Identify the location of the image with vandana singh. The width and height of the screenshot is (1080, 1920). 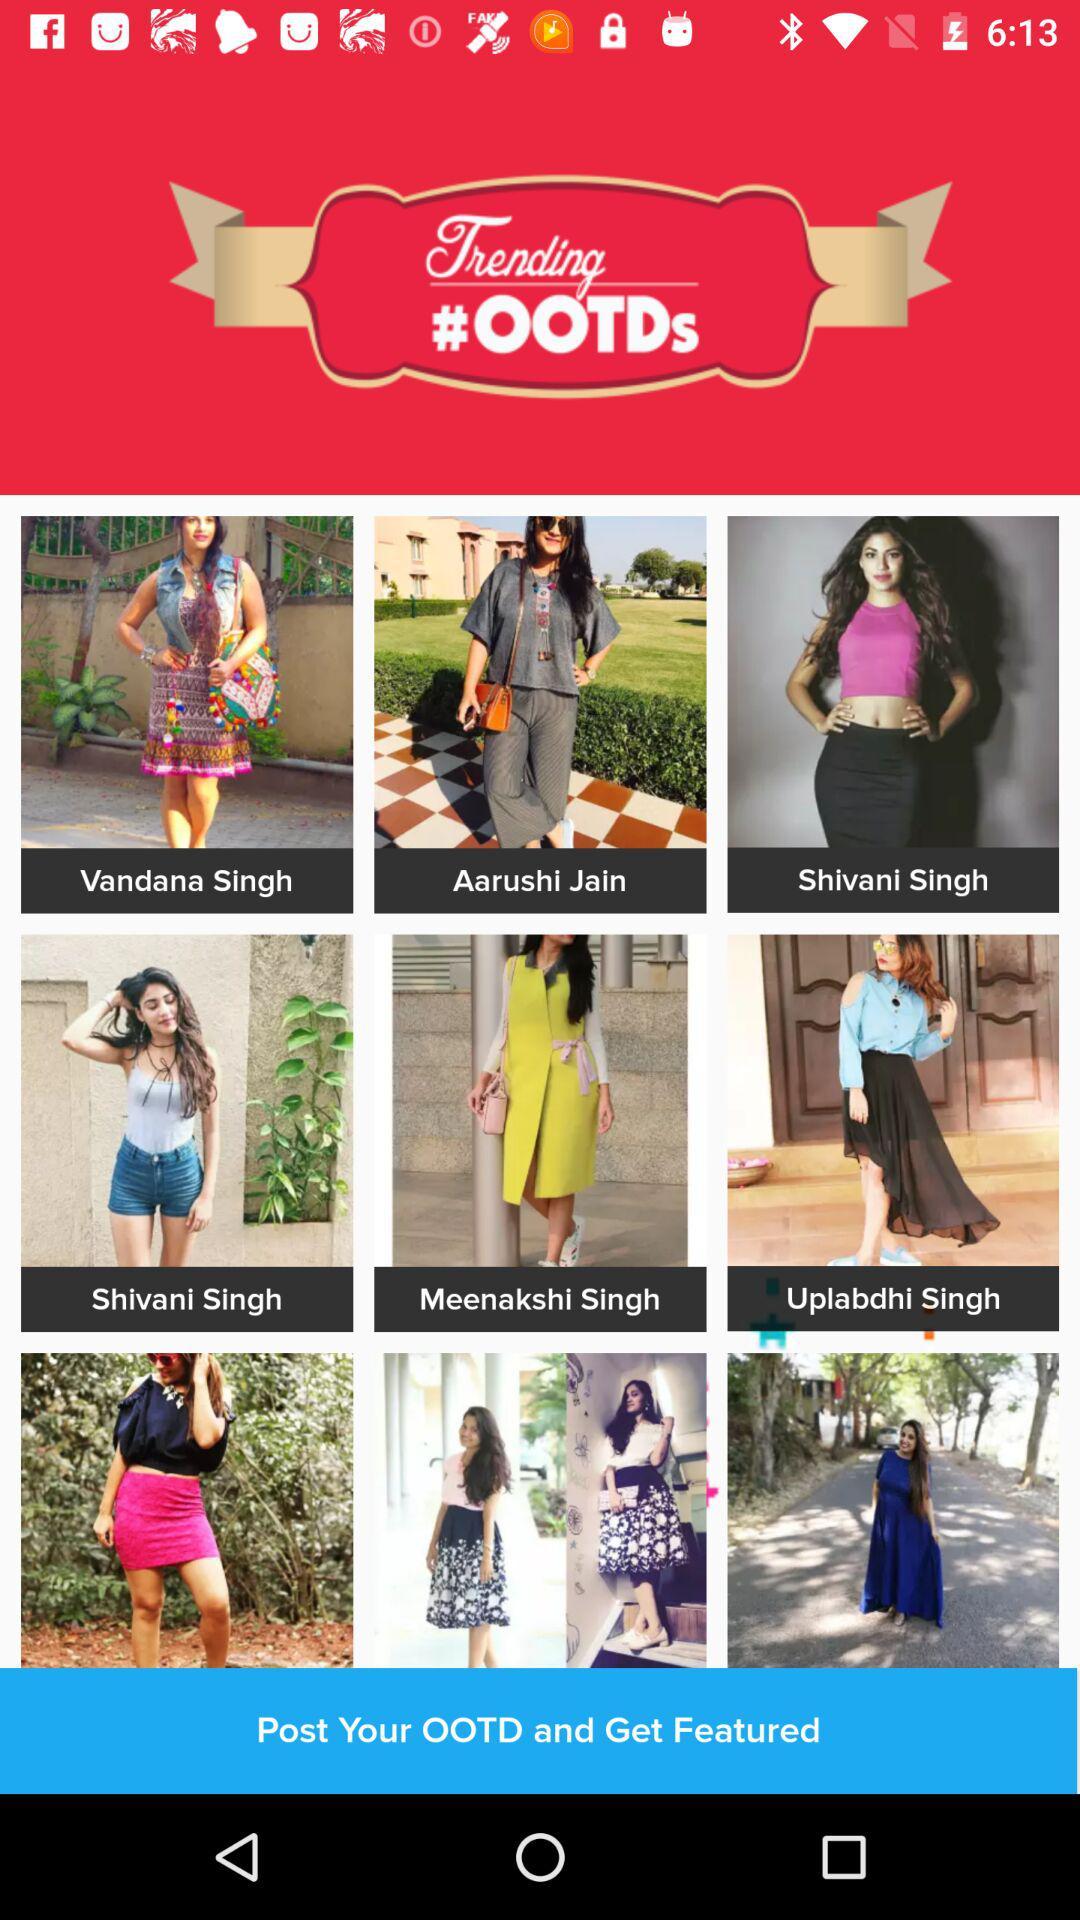
(186, 681).